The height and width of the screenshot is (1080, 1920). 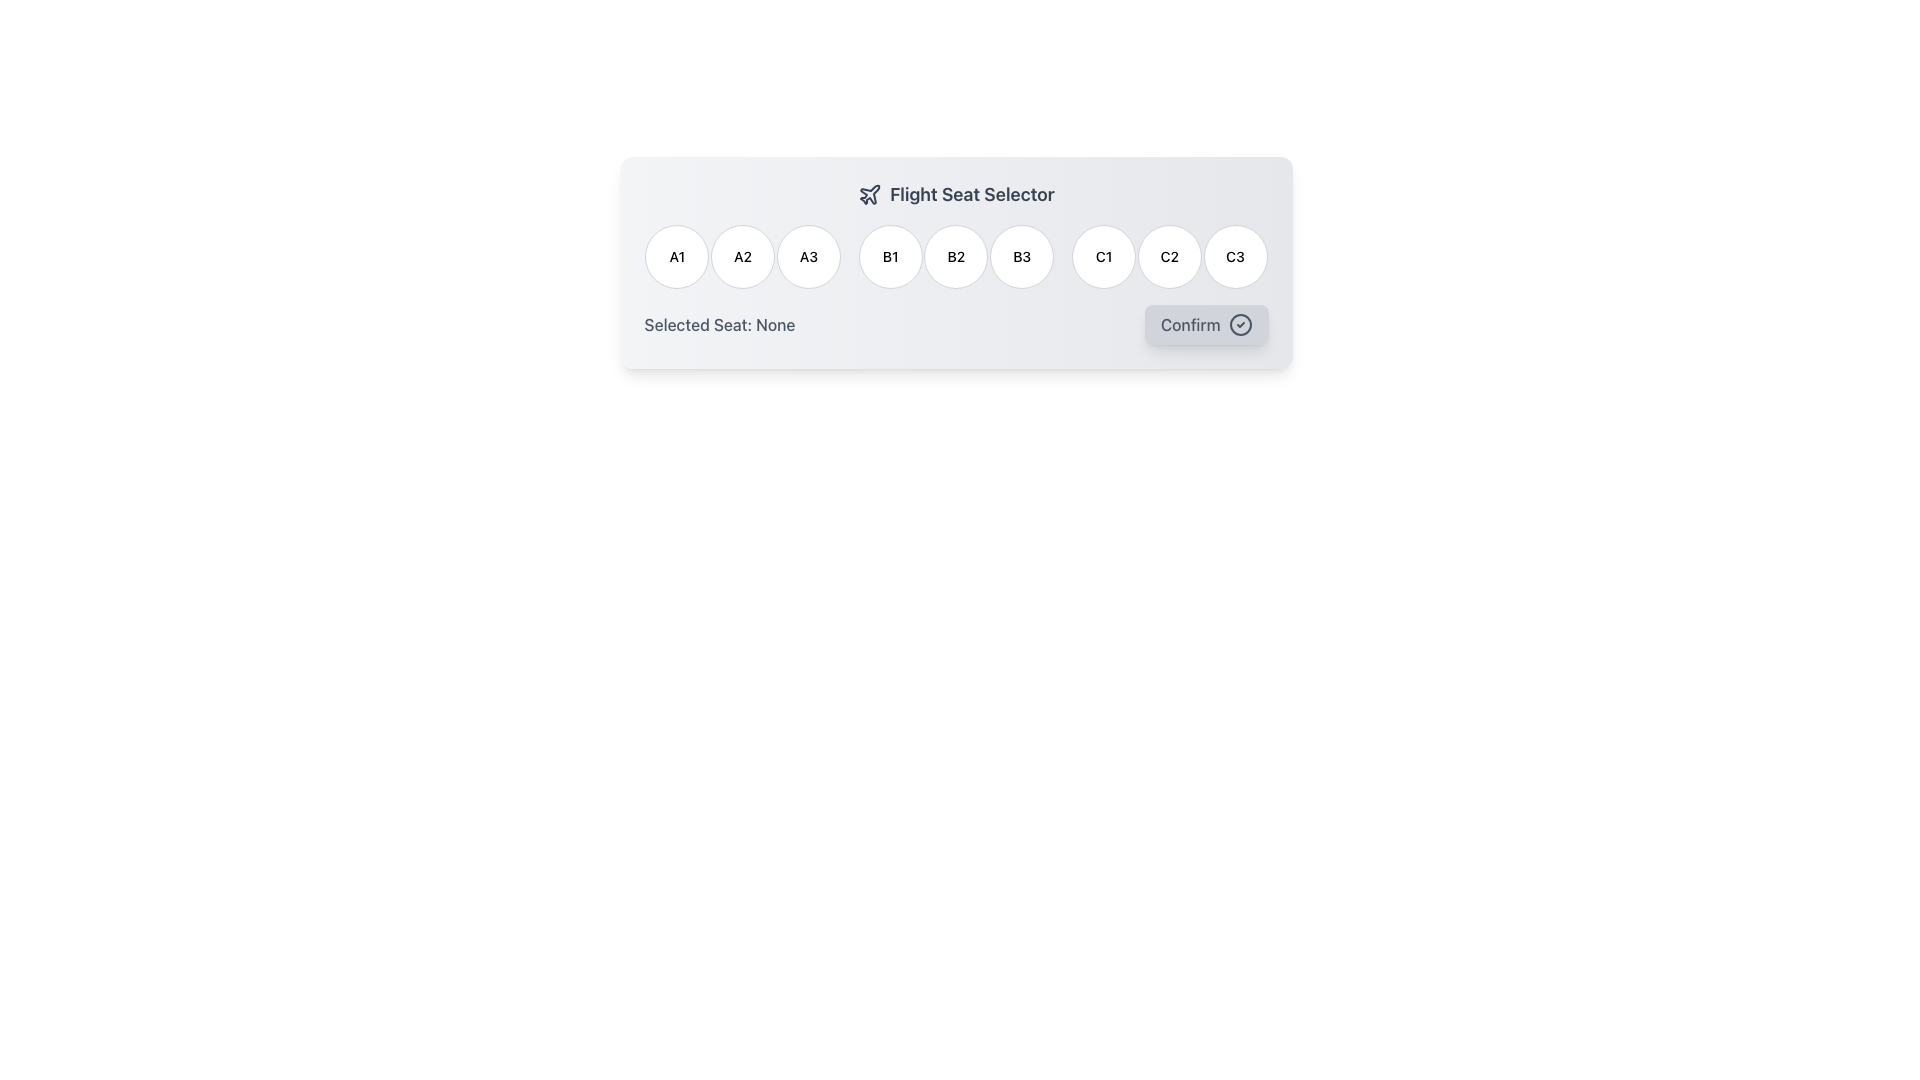 I want to click on the decorative SVG graphical shape located in the Confirm button at the bottom-right of the interface, so click(x=1239, y=323).